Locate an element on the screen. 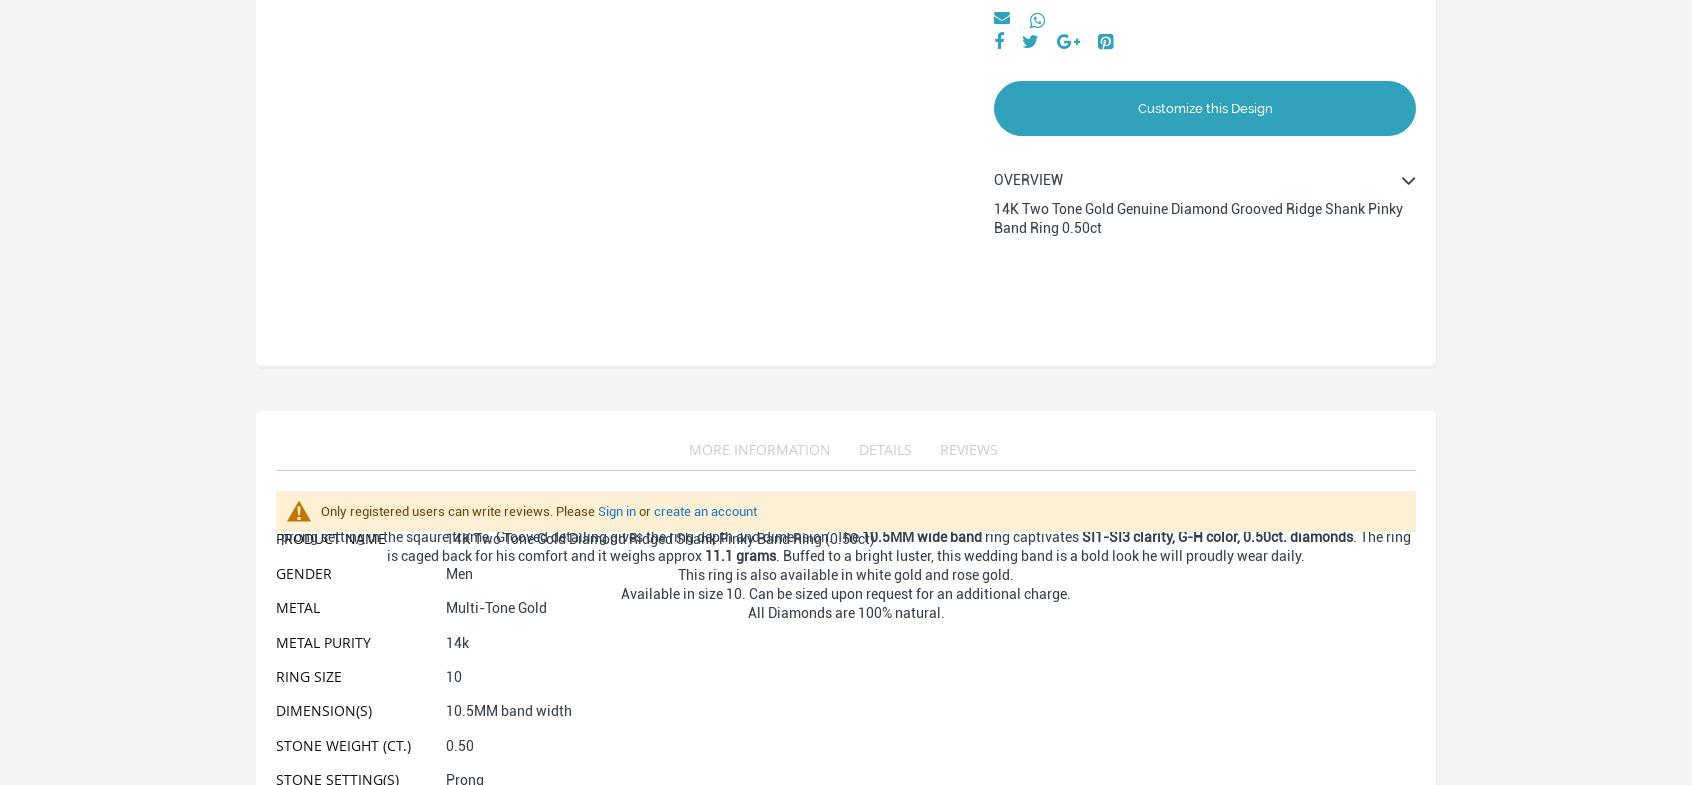 The image size is (1692, 785). 'create an account' is located at coordinates (653, 510).